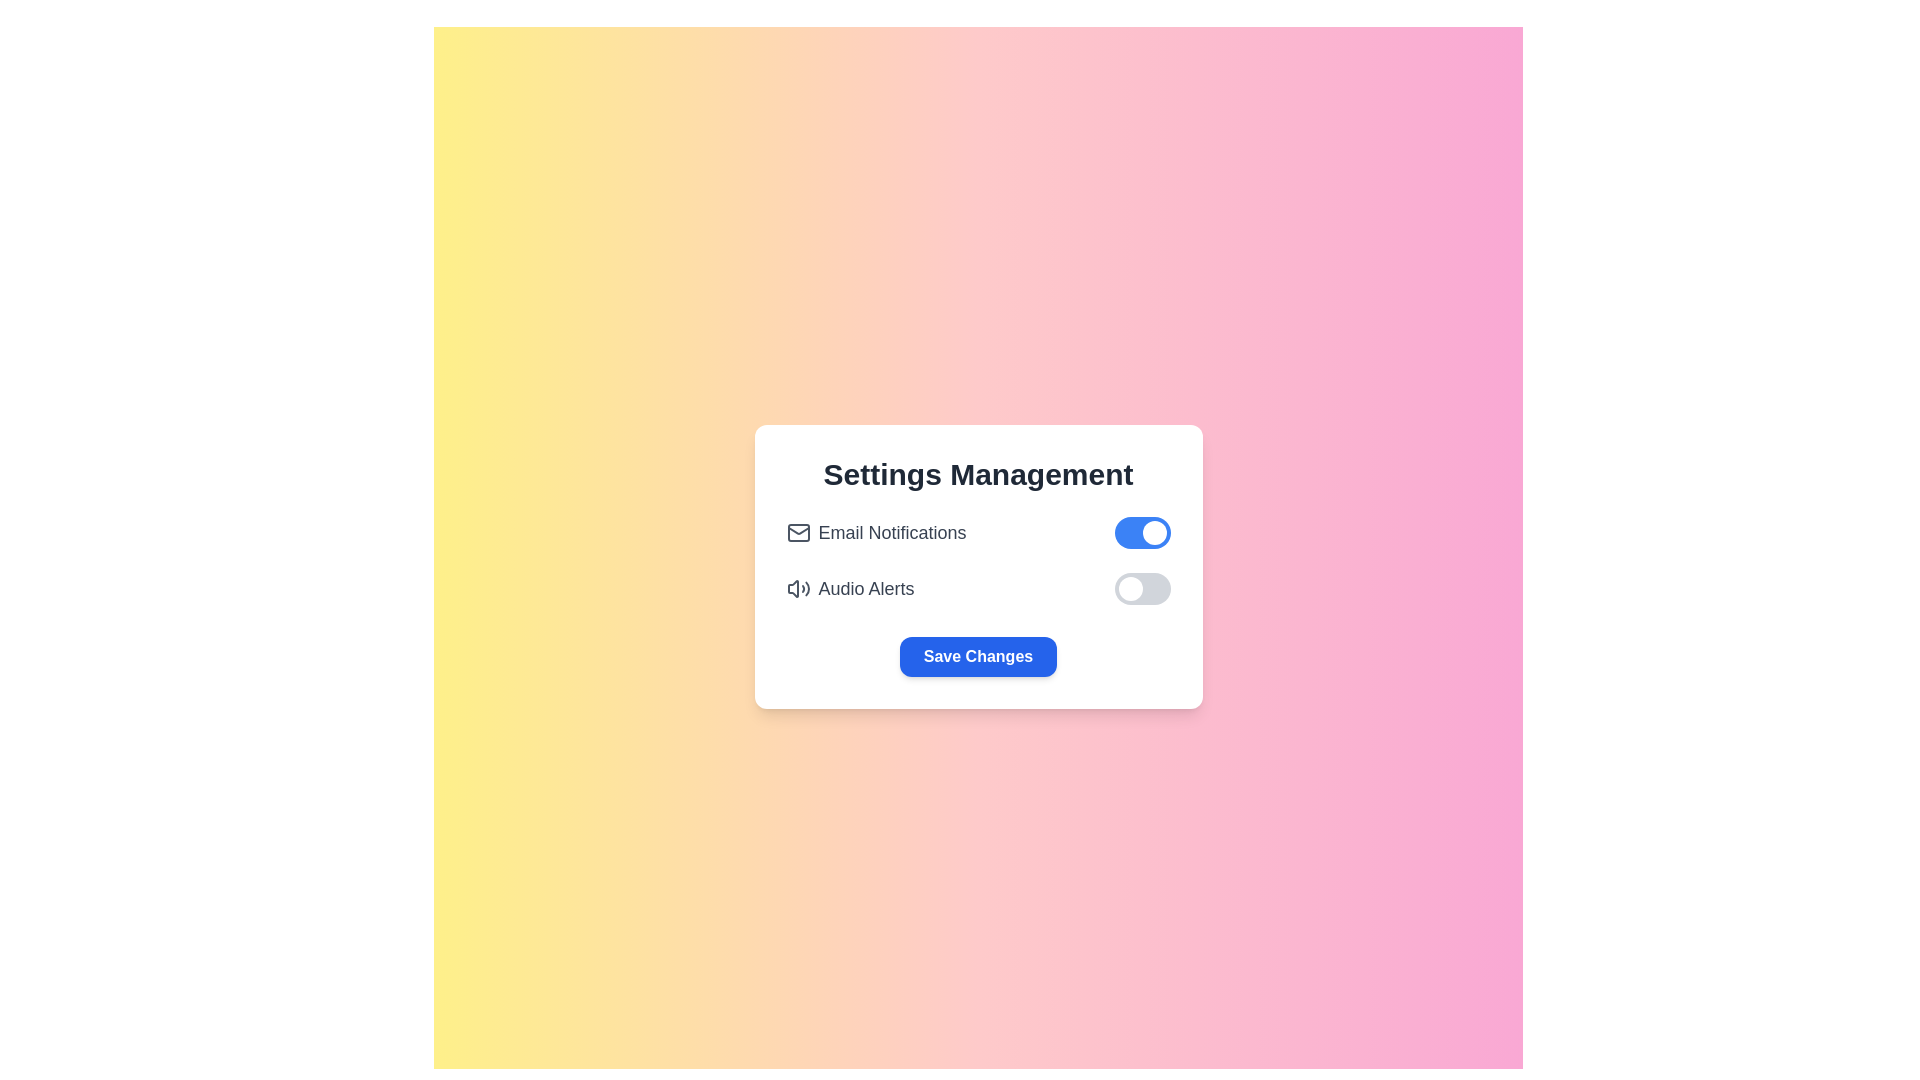 The width and height of the screenshot is (1920, 1080). Describe the element at coordinates (978, 560) in the screenshot. I see `the icons in the Grouped control panel with toggle switches for 'Email Notifications' and 'Audio Alerts'` at that location.